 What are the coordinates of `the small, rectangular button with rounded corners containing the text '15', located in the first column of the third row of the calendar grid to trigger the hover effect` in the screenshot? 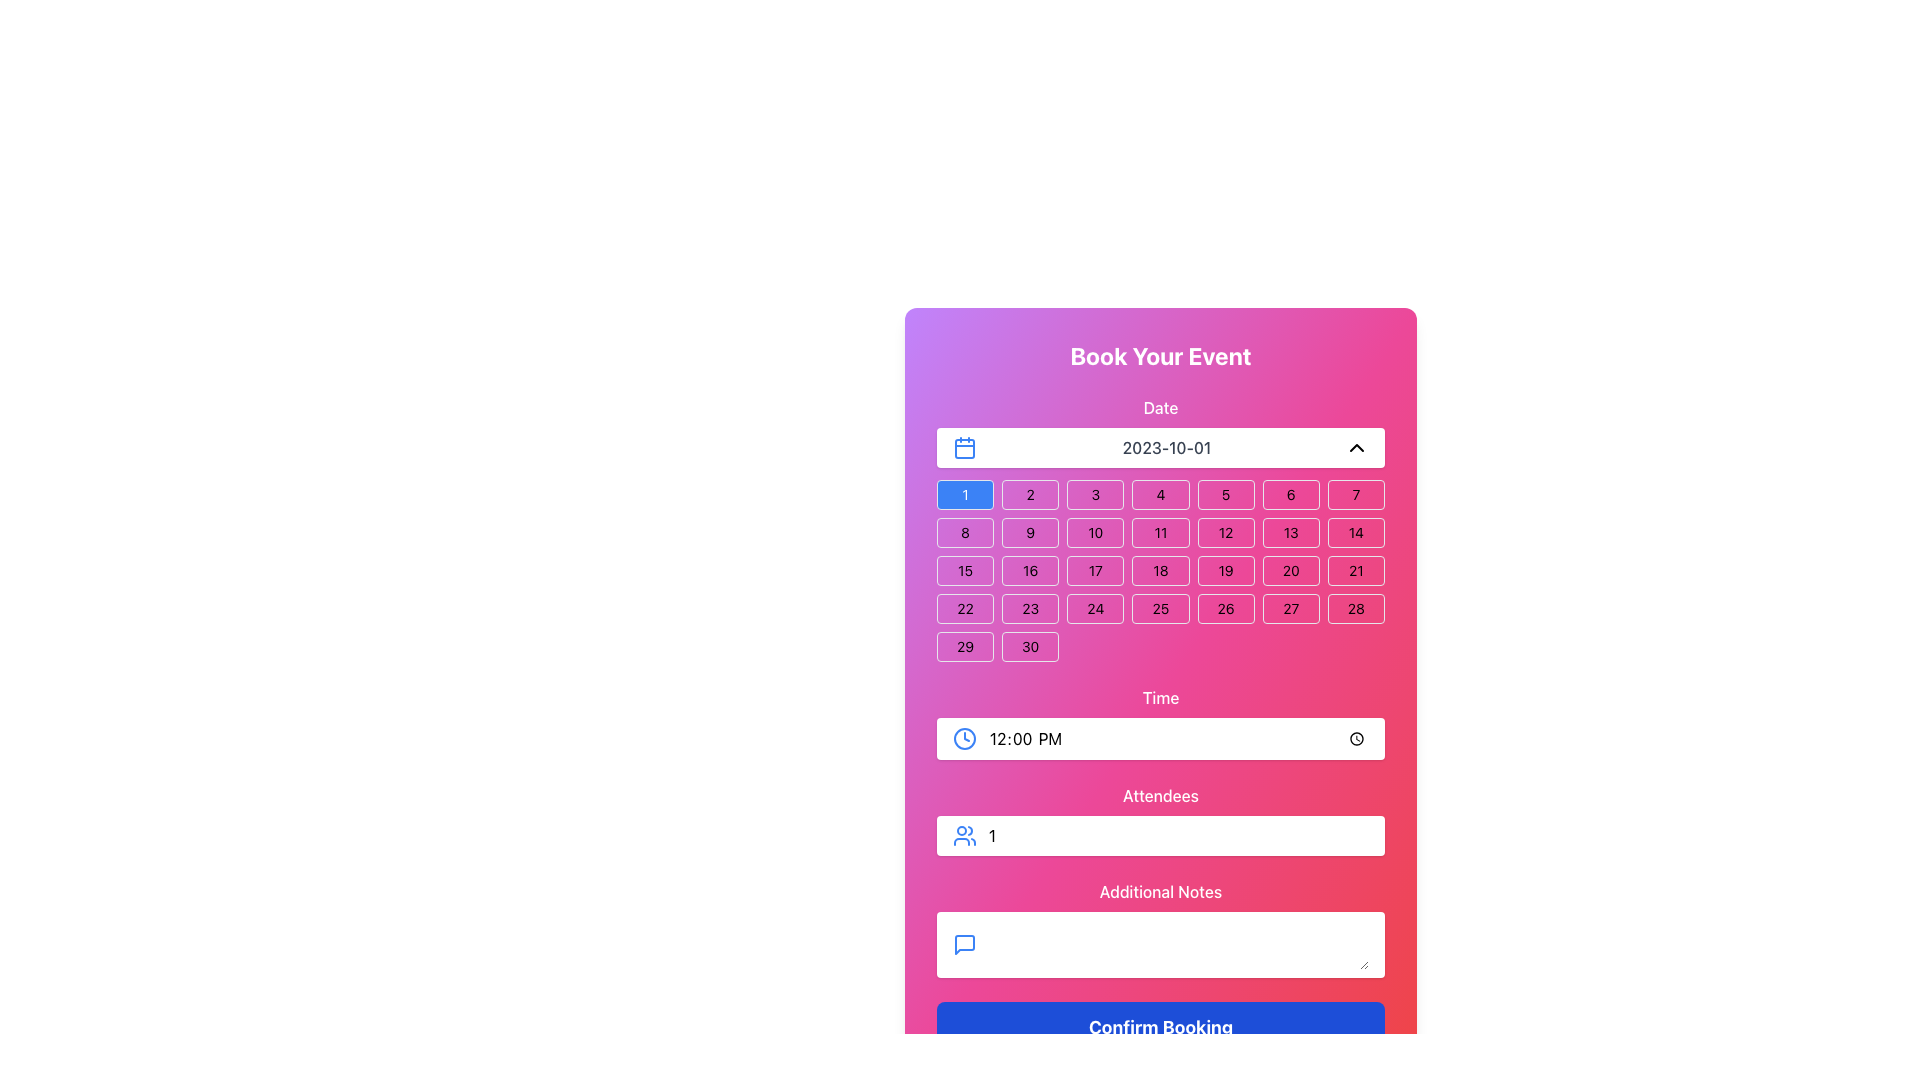 It's located at (965, 570).